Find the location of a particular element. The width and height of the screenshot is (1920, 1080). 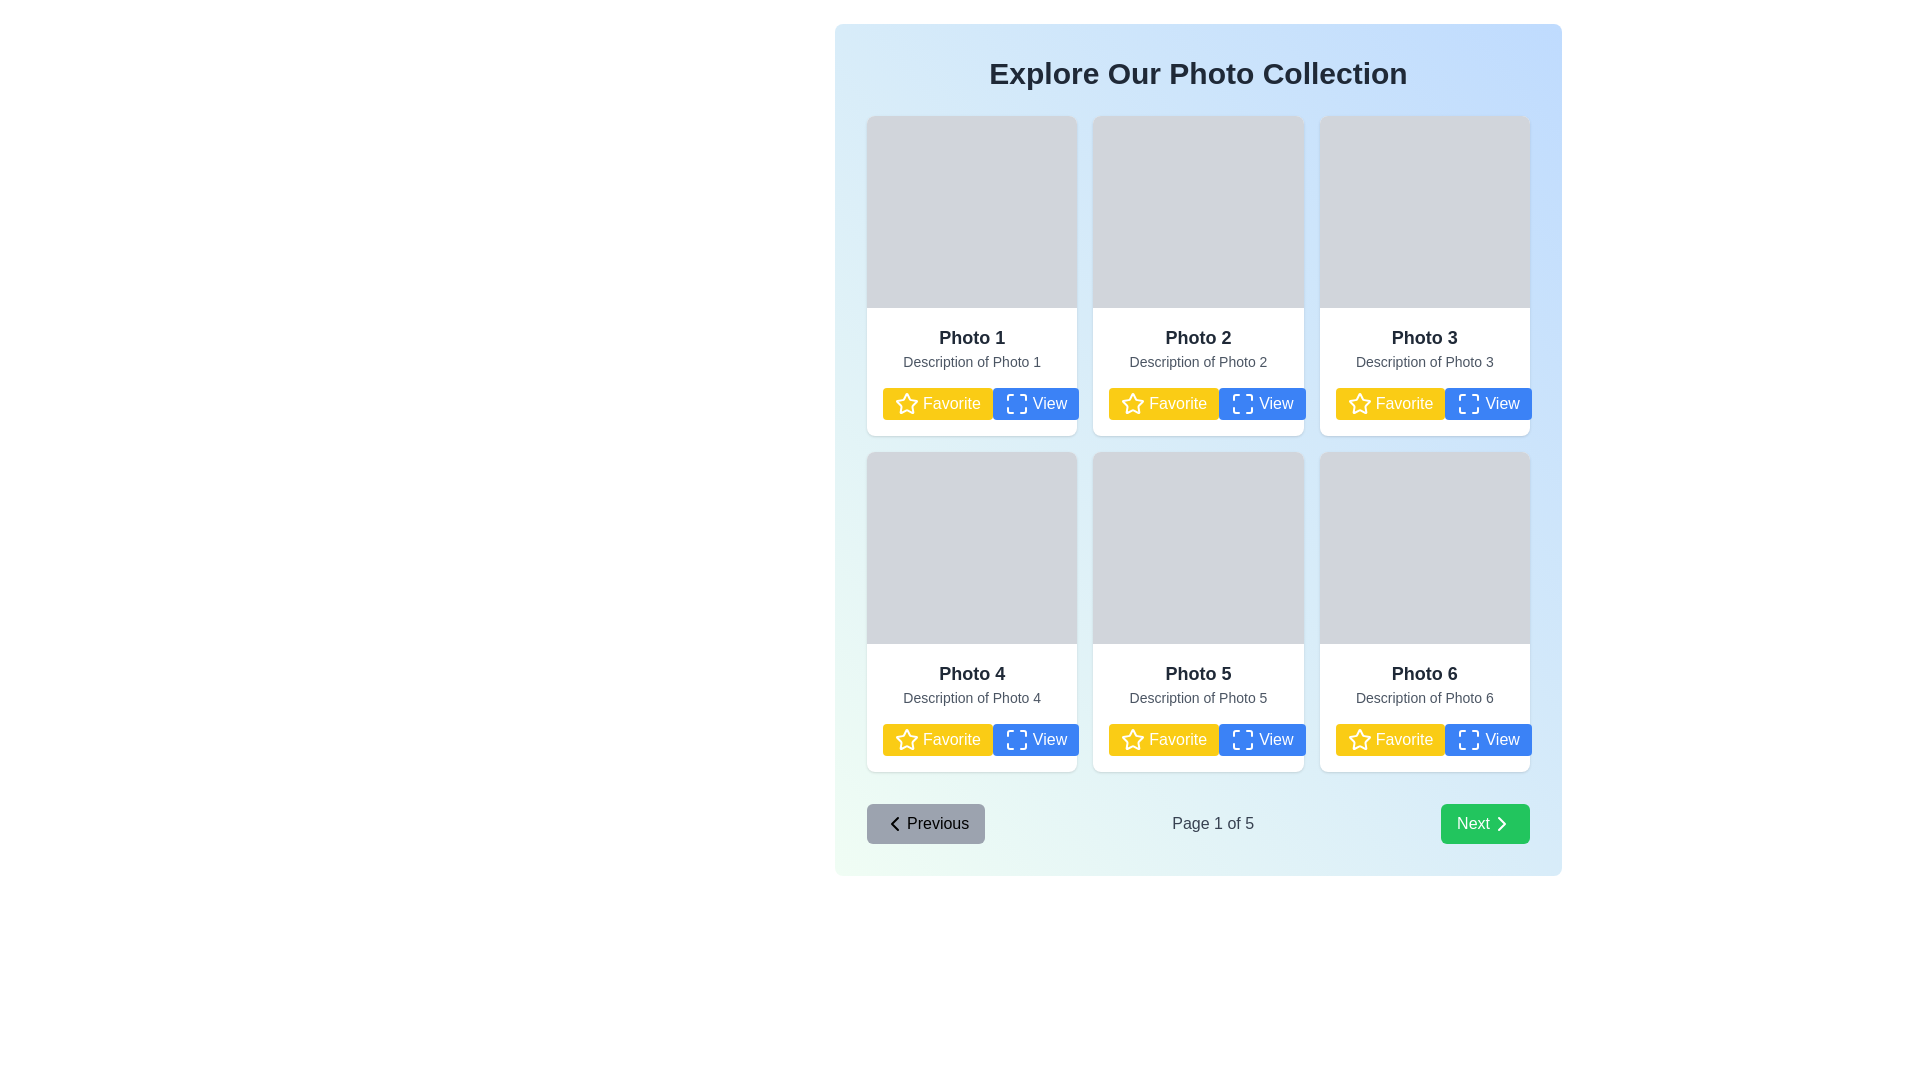

the star icon located to the left of the 'Favorite' text within the yellow button beneath 'Photo 4' to rate it is located at coordinates (906, 740).